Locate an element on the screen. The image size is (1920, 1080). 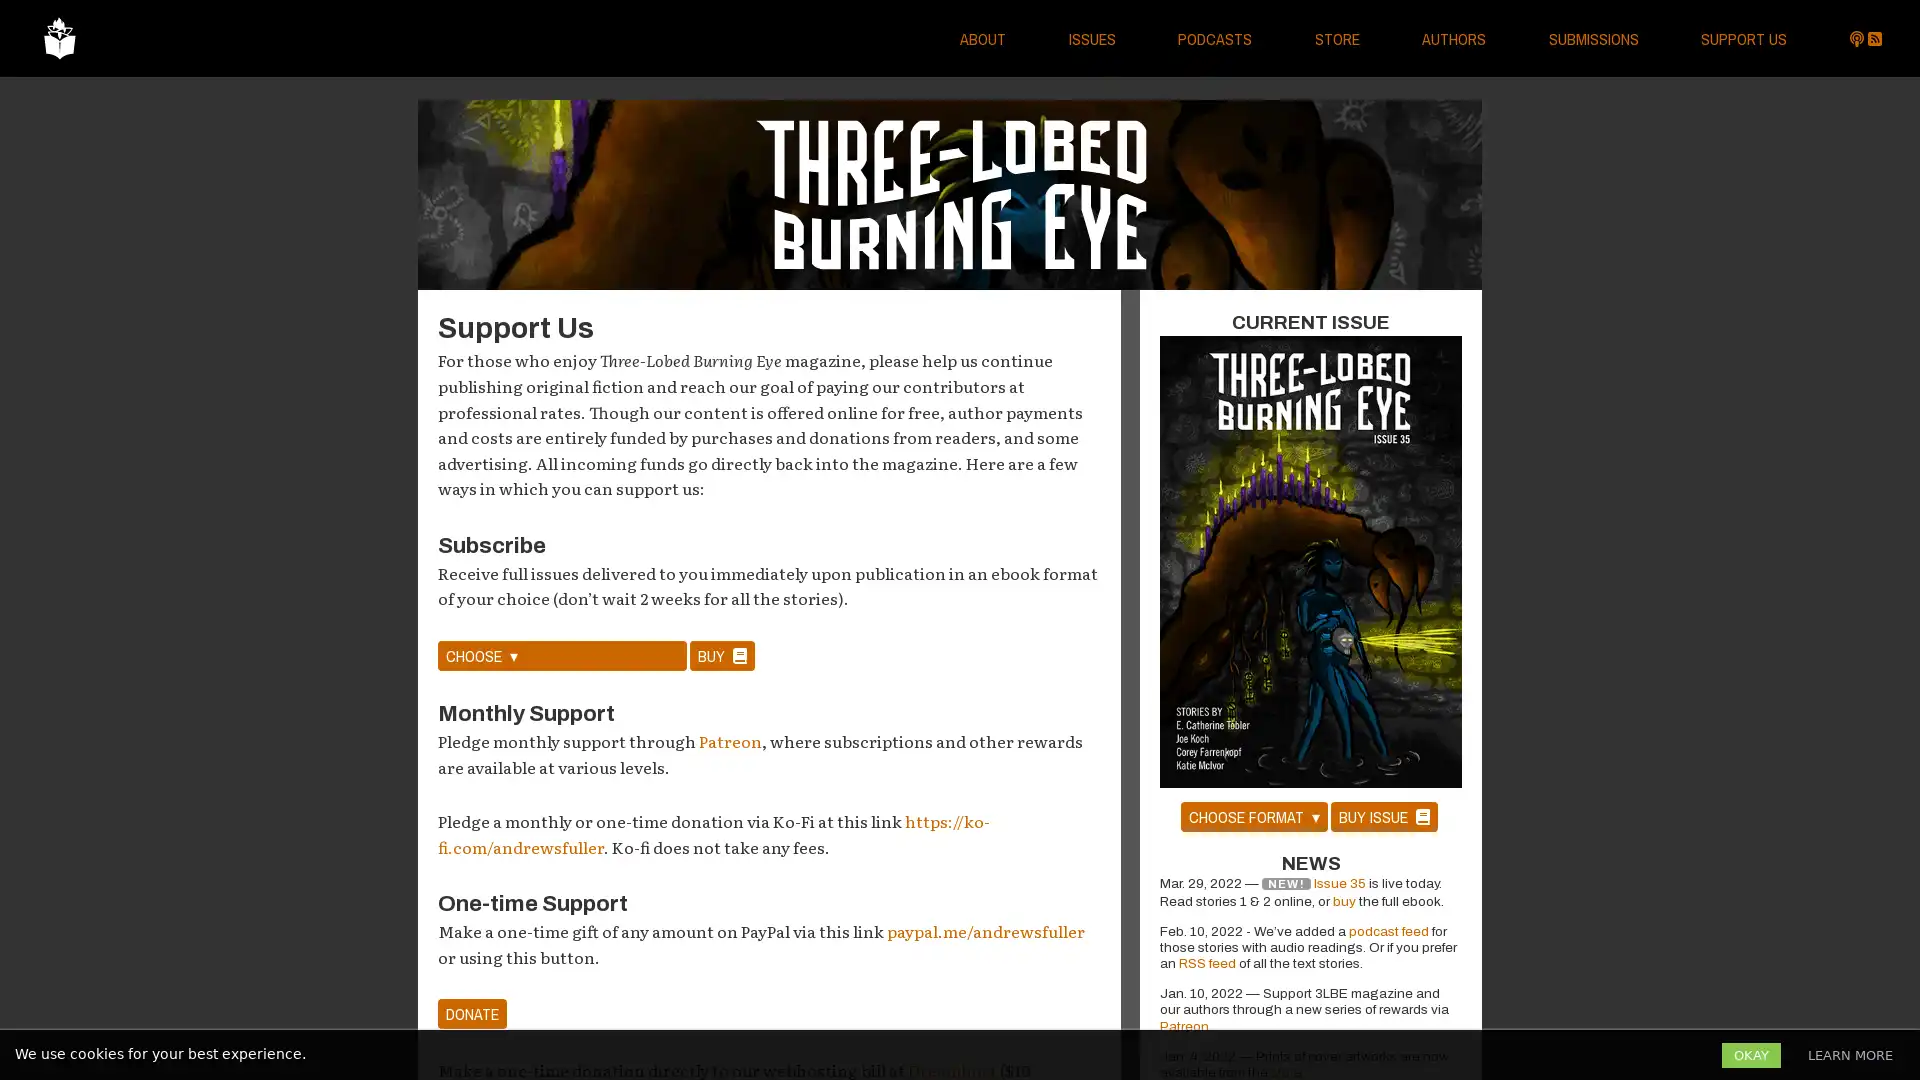
BUY is located at coordinates (721, 655).